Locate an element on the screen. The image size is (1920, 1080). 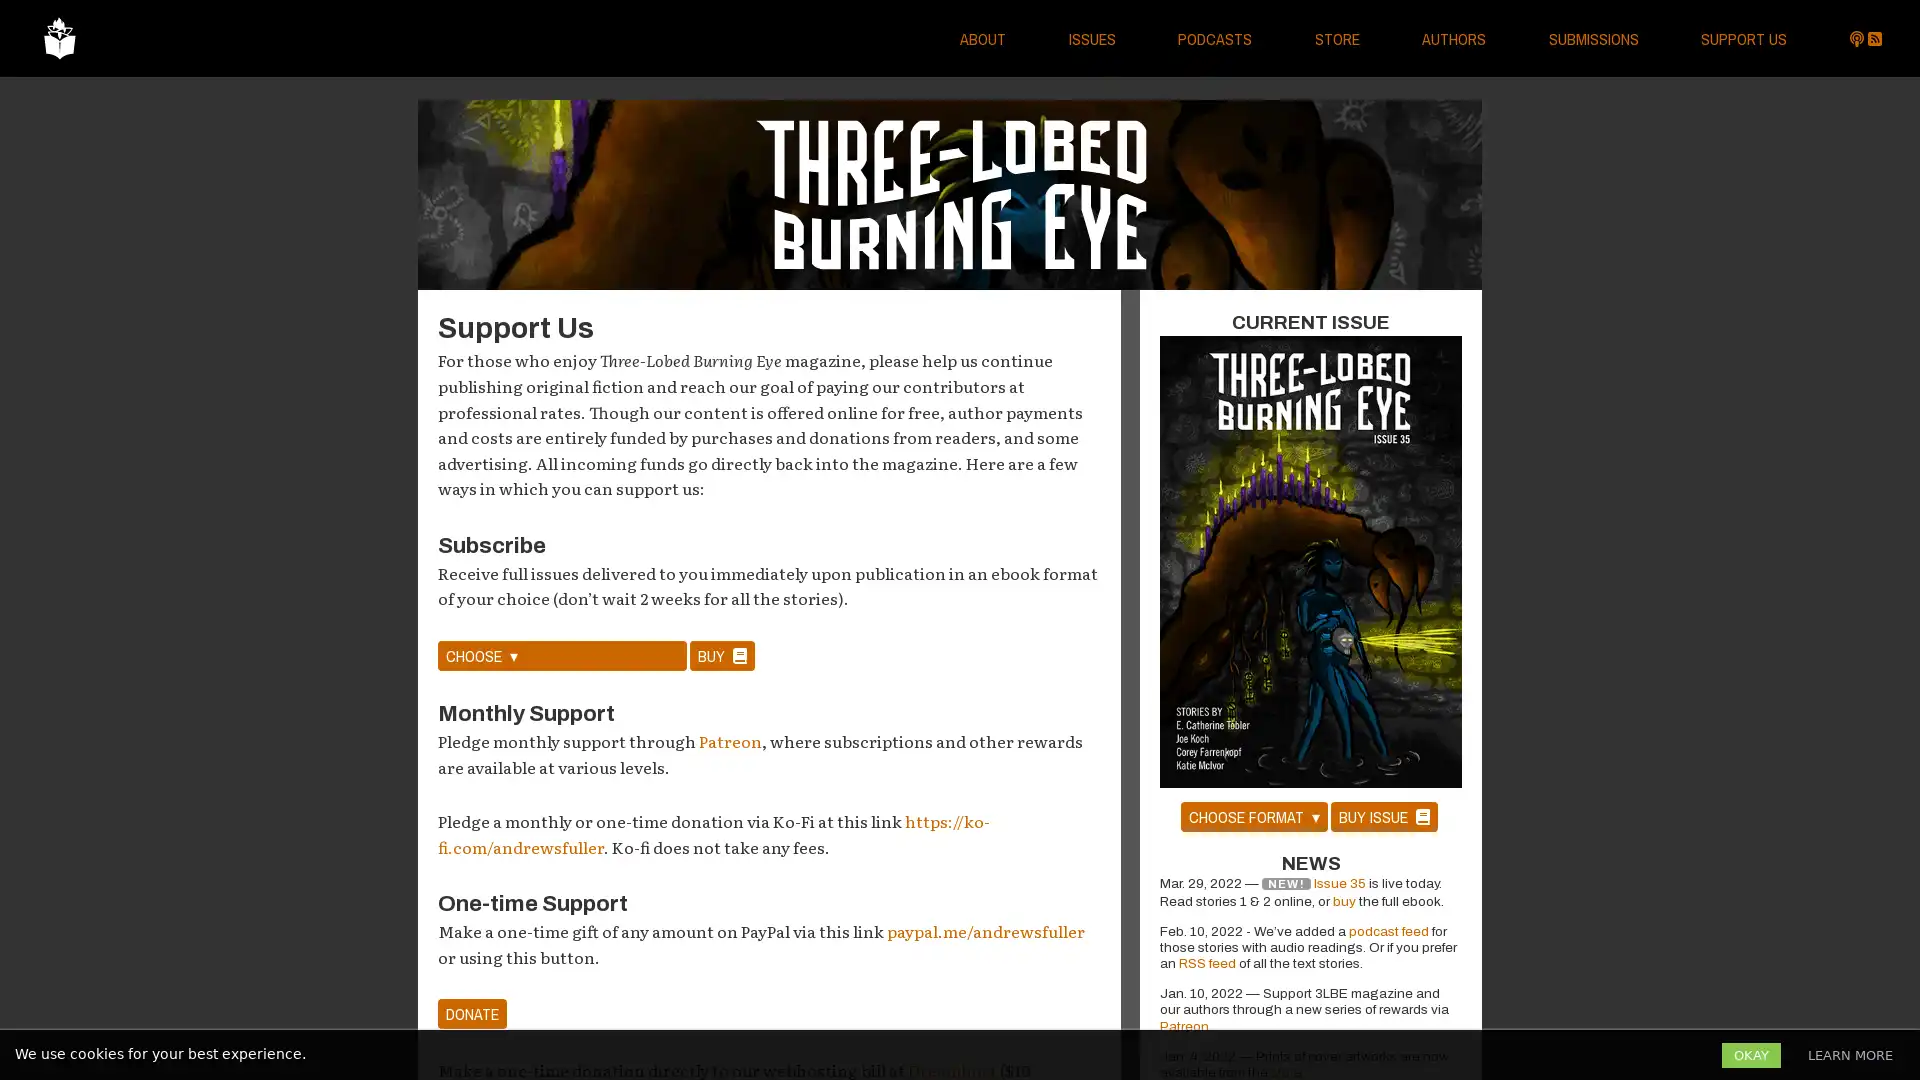
BUY is located at coordinates (721, 655).